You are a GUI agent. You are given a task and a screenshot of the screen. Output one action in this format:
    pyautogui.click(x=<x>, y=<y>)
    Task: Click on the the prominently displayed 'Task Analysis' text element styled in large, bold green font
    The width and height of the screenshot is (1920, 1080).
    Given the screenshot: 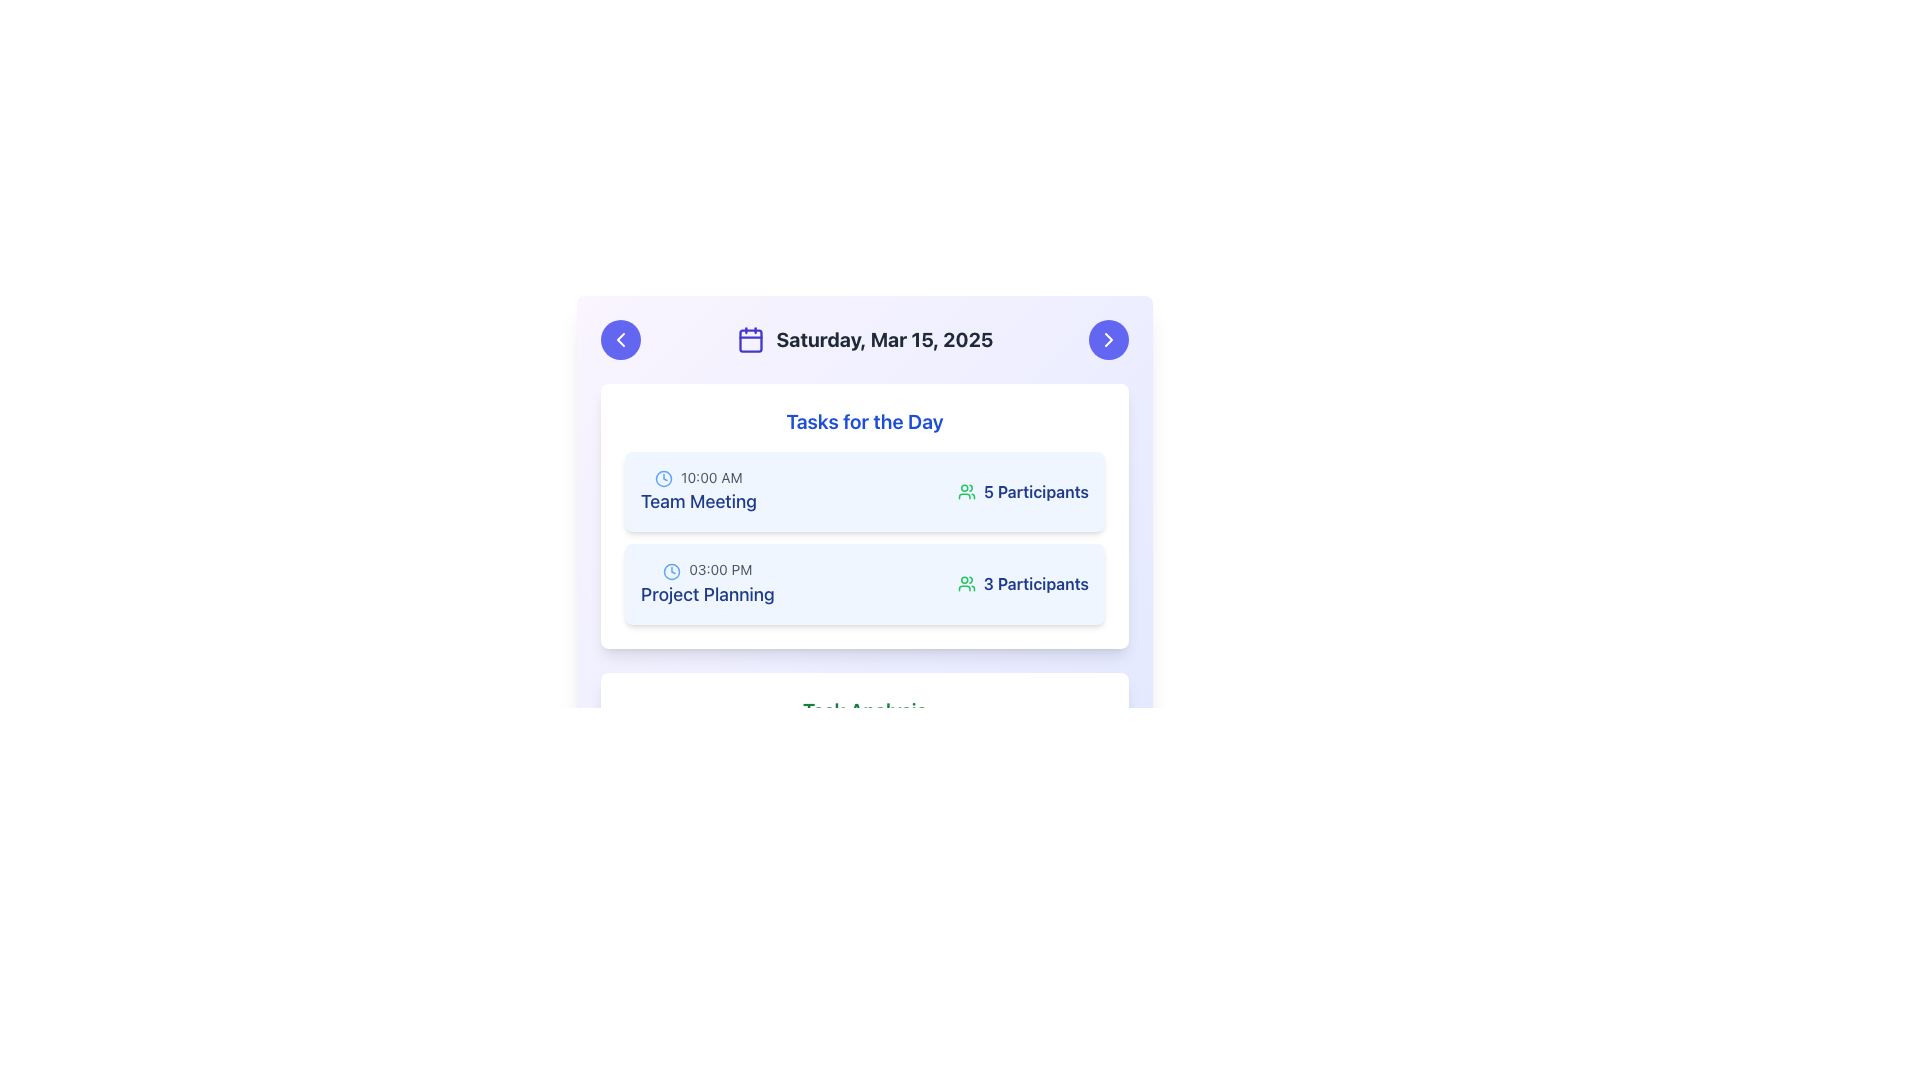 What is the action you would take?
    pyautogui.click(x=864, y=708)
    